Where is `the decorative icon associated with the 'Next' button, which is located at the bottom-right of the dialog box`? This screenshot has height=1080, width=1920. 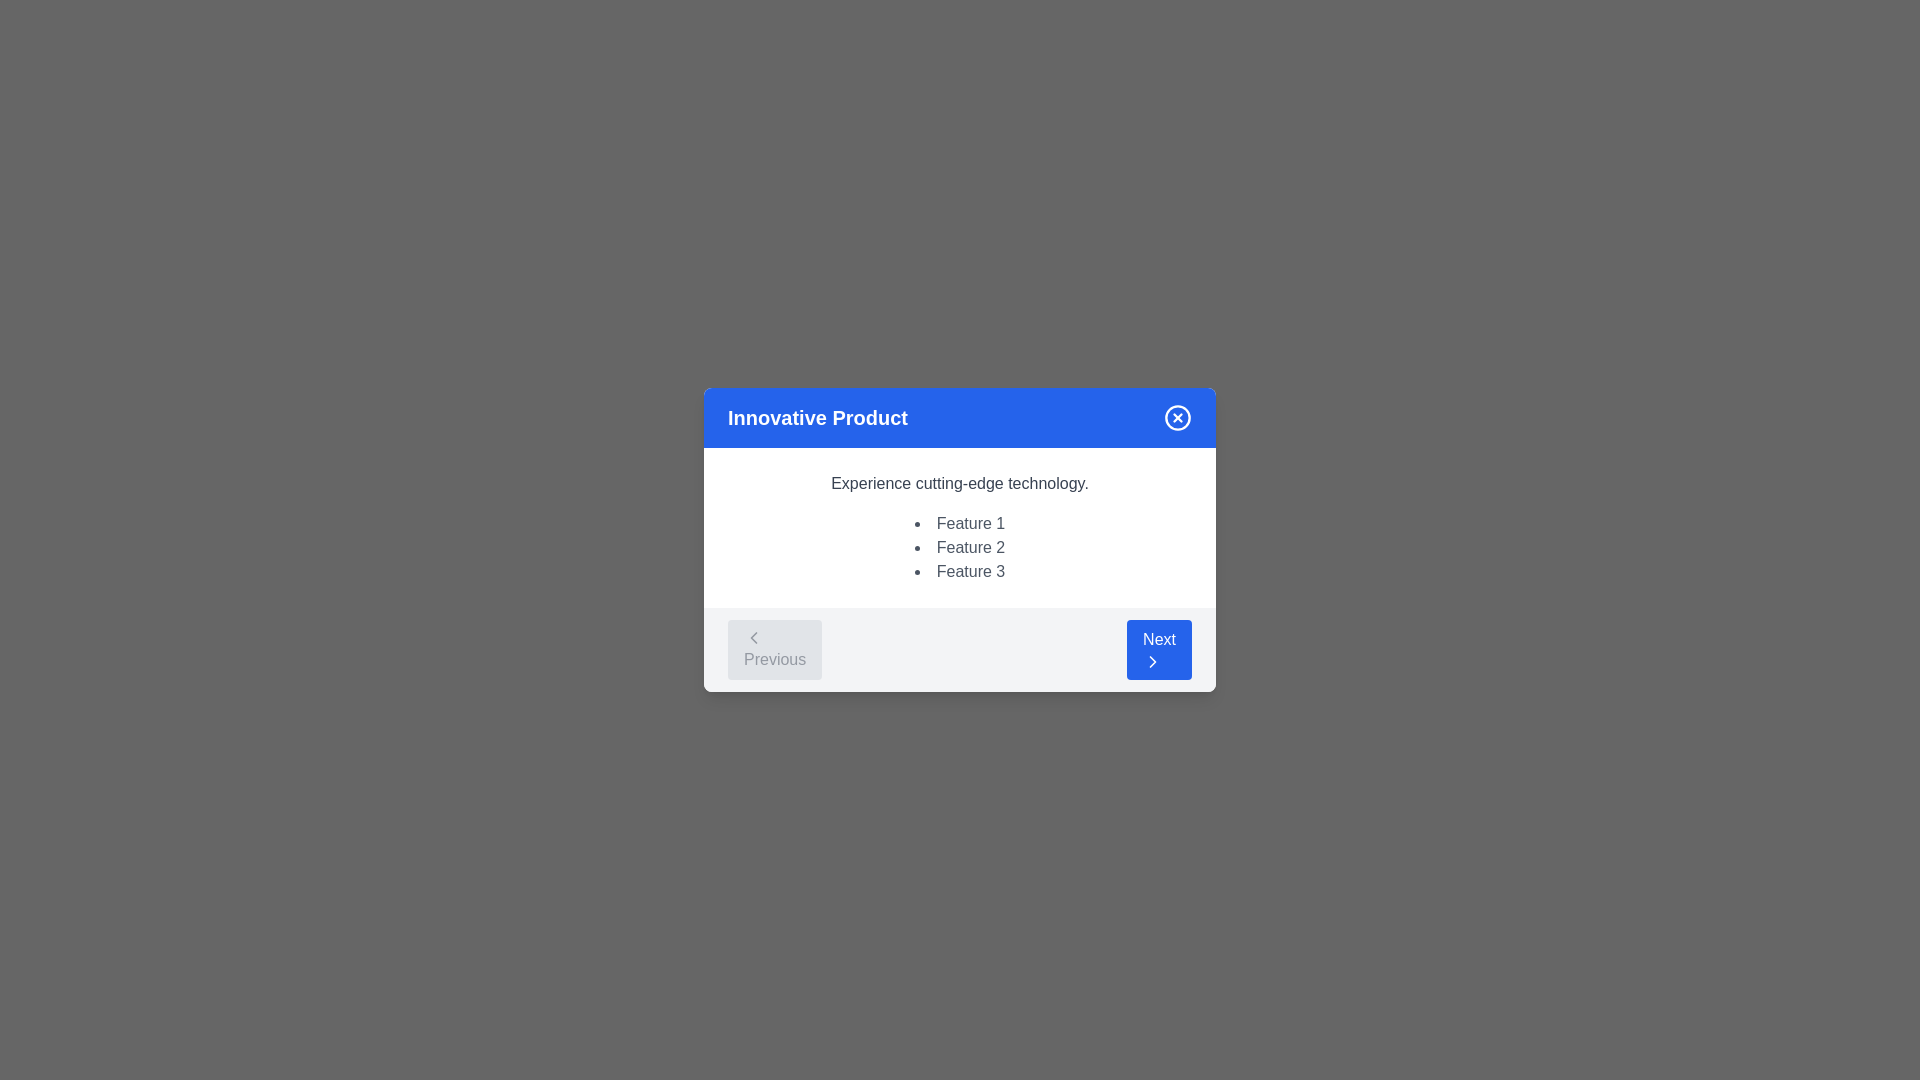
the decorative icon associated with the 'Next' button, which is located at the bottom-right of the dialog box is located at coordinates (1153, 662).